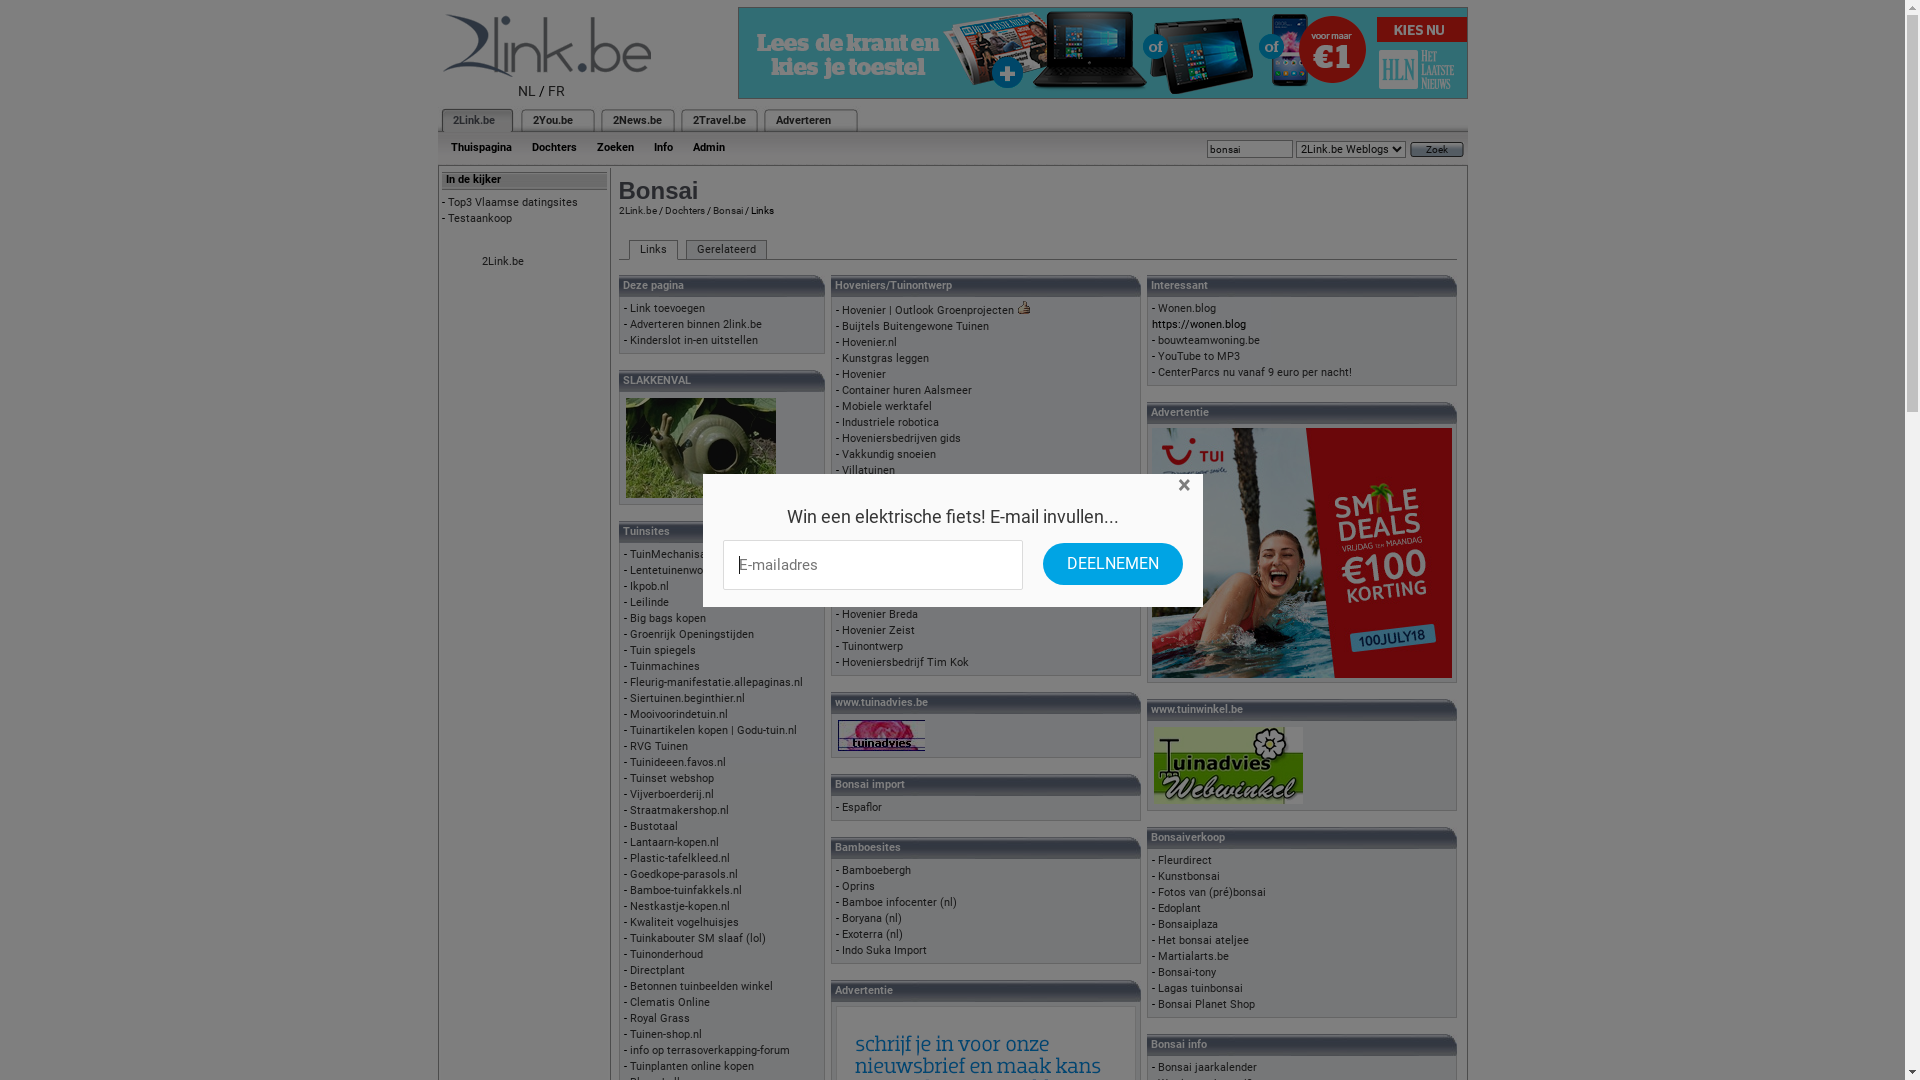 The width and height of the screenshot is (1920, 1080). I want to click on 'Straatmakershop.nl', so click(679, 810).